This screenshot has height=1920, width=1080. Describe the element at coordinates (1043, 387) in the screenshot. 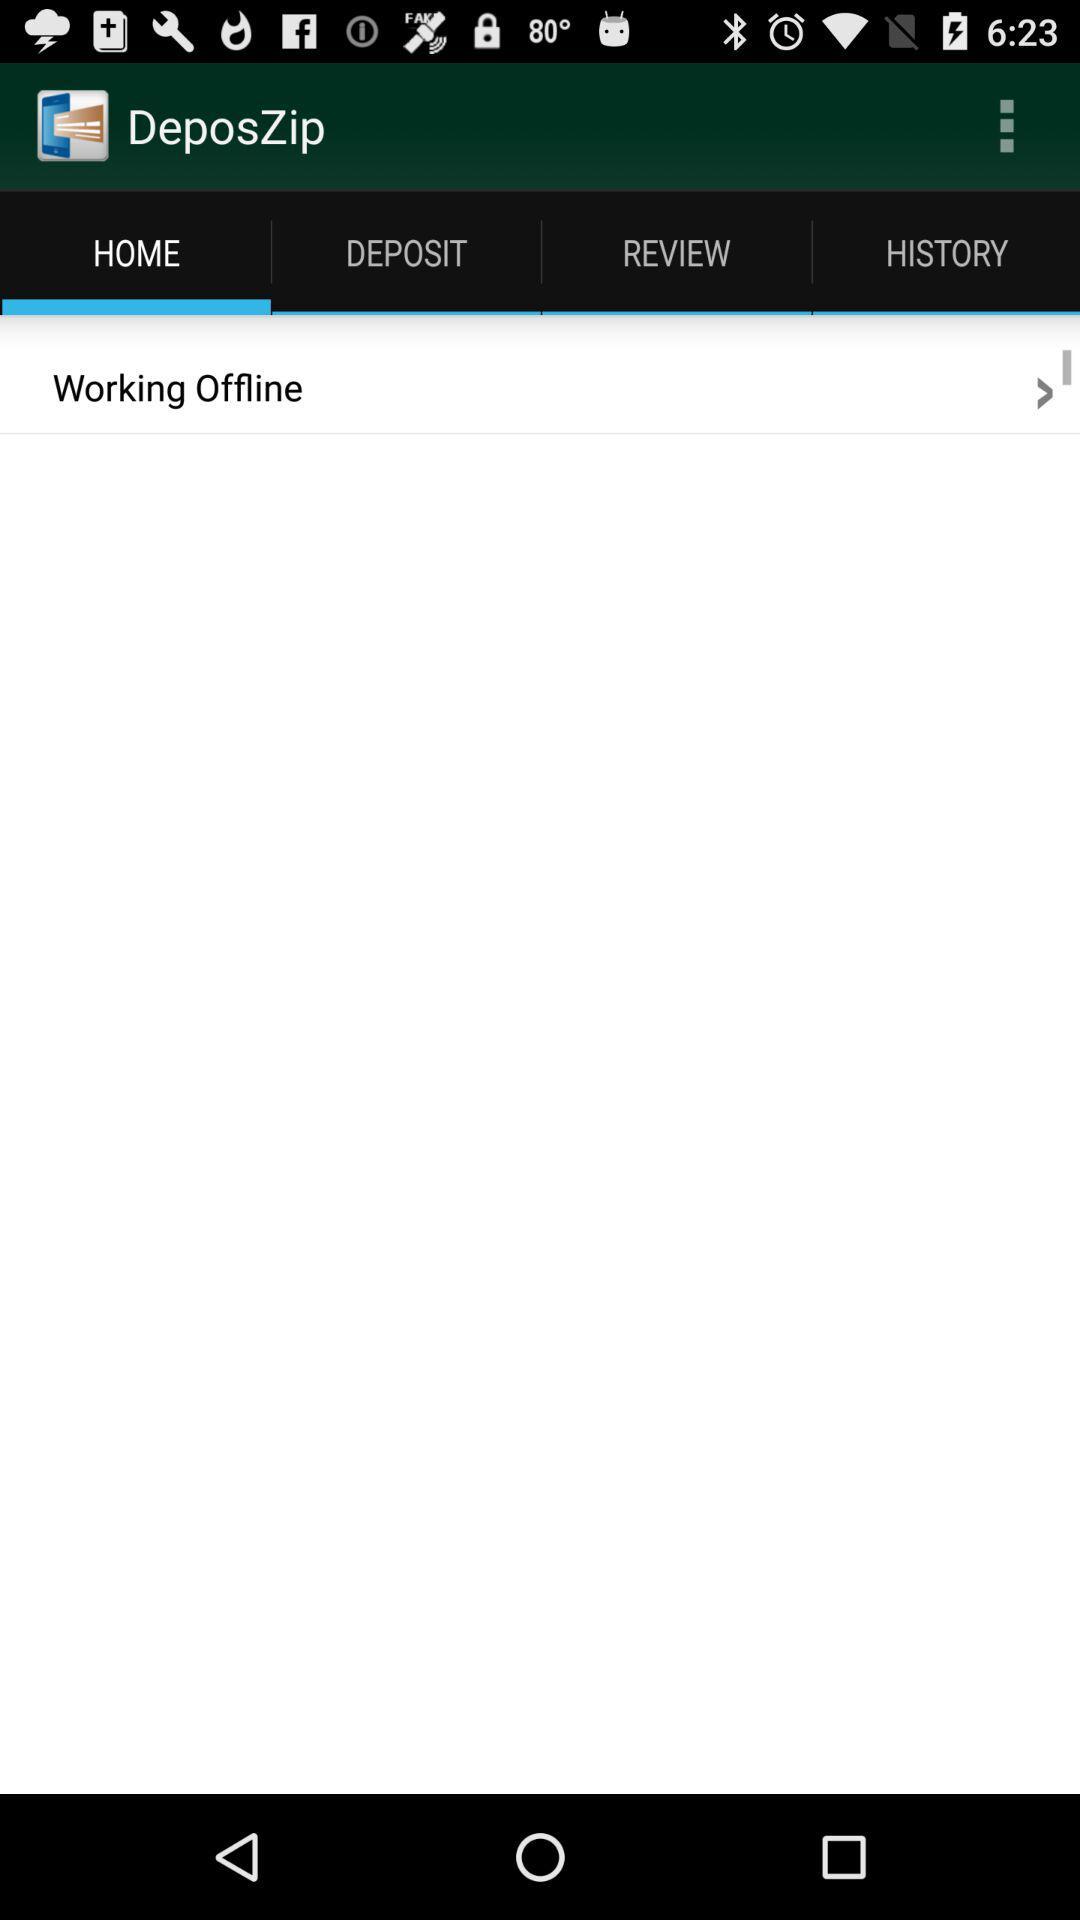

I see `> icon` at that location.